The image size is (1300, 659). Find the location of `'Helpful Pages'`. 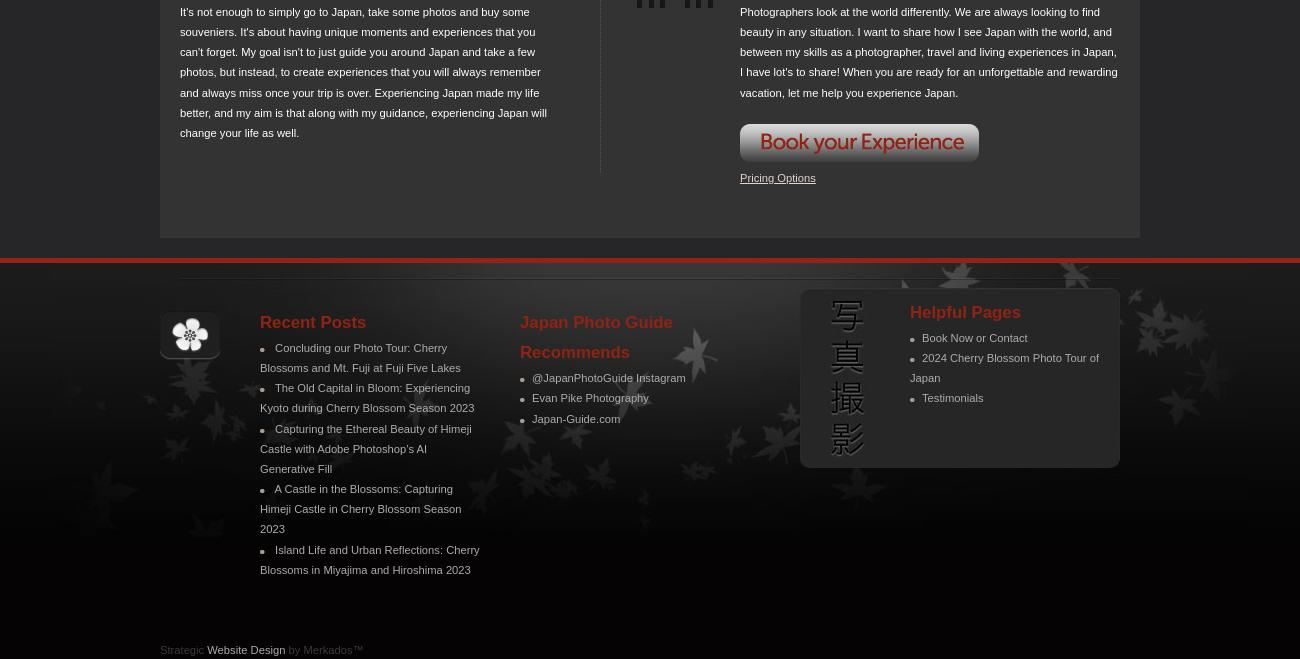

'Helpful Pages' is located at coordinates (964, 311).